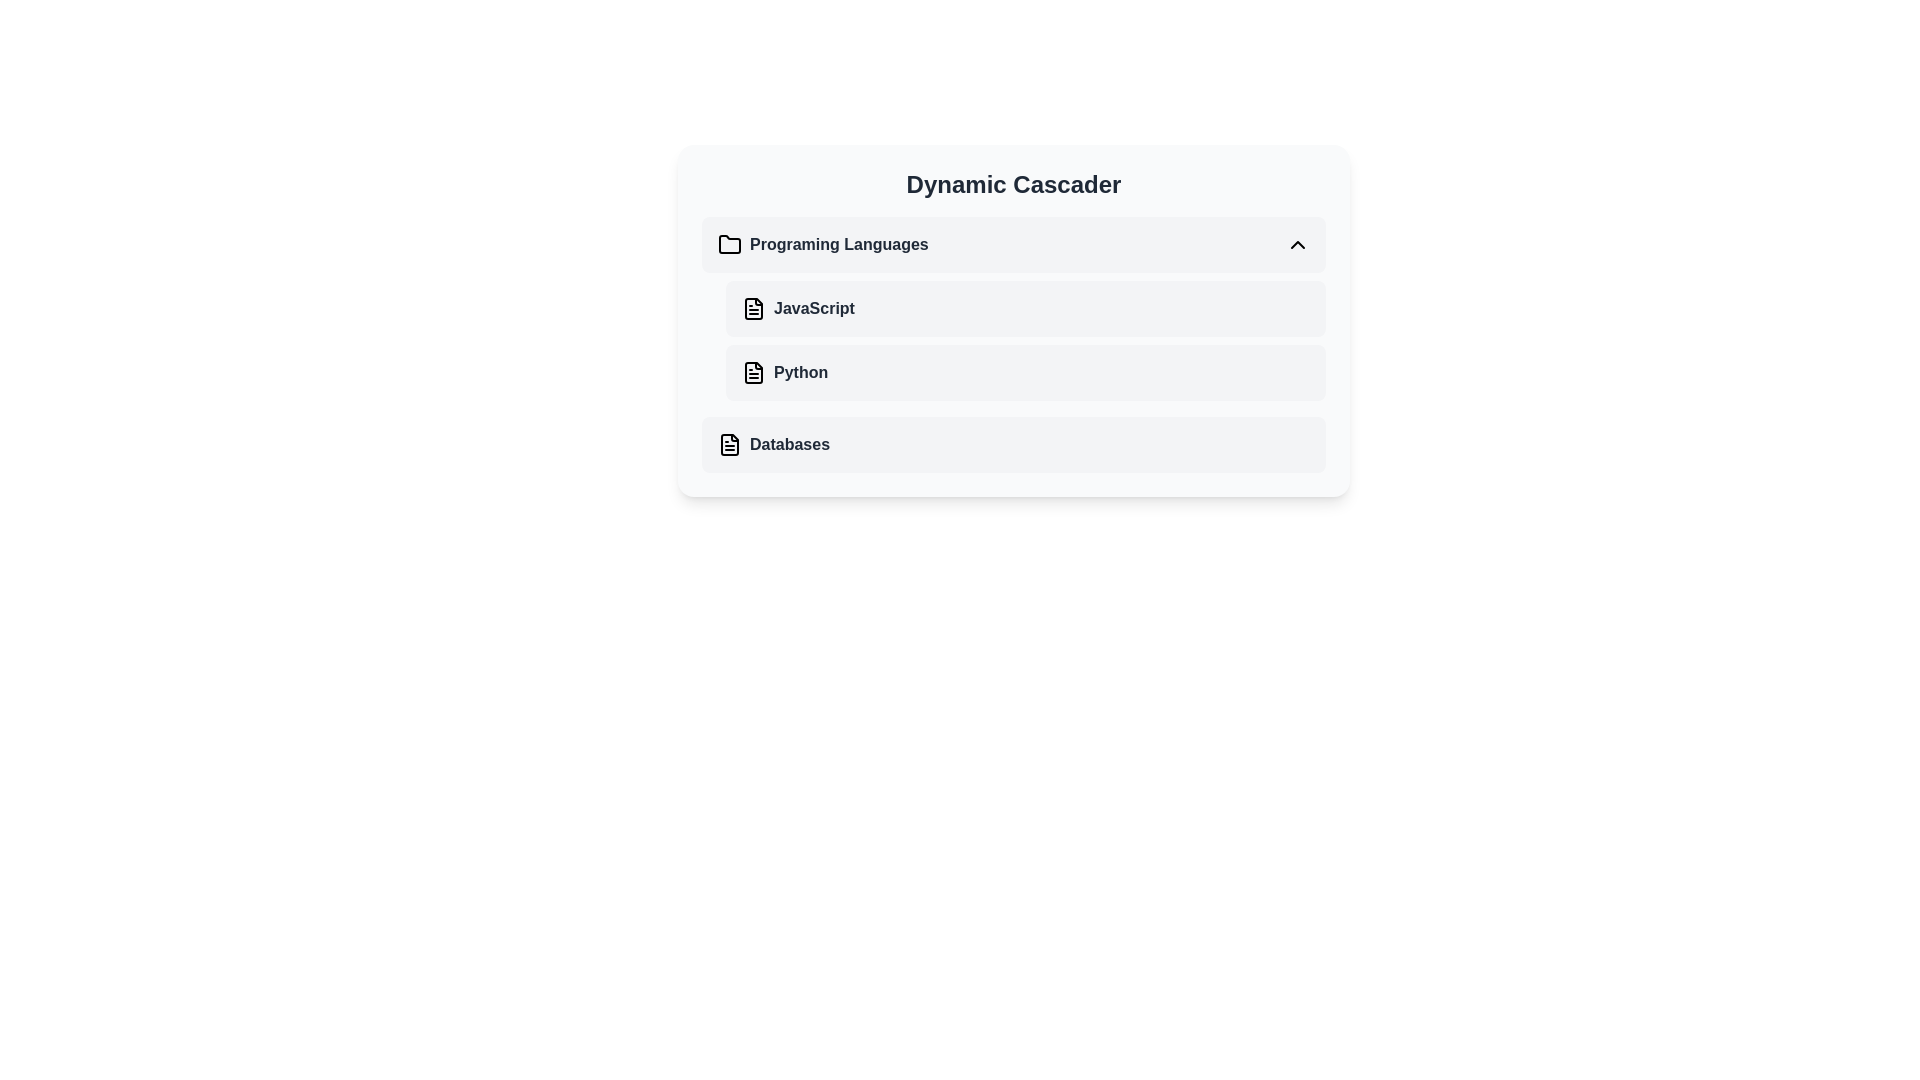  I want to click on the document icon located to the left of the text 'Python', which features a minimalistic line art design with black strokes and three horizontal lines representing text, so click(752, 373).